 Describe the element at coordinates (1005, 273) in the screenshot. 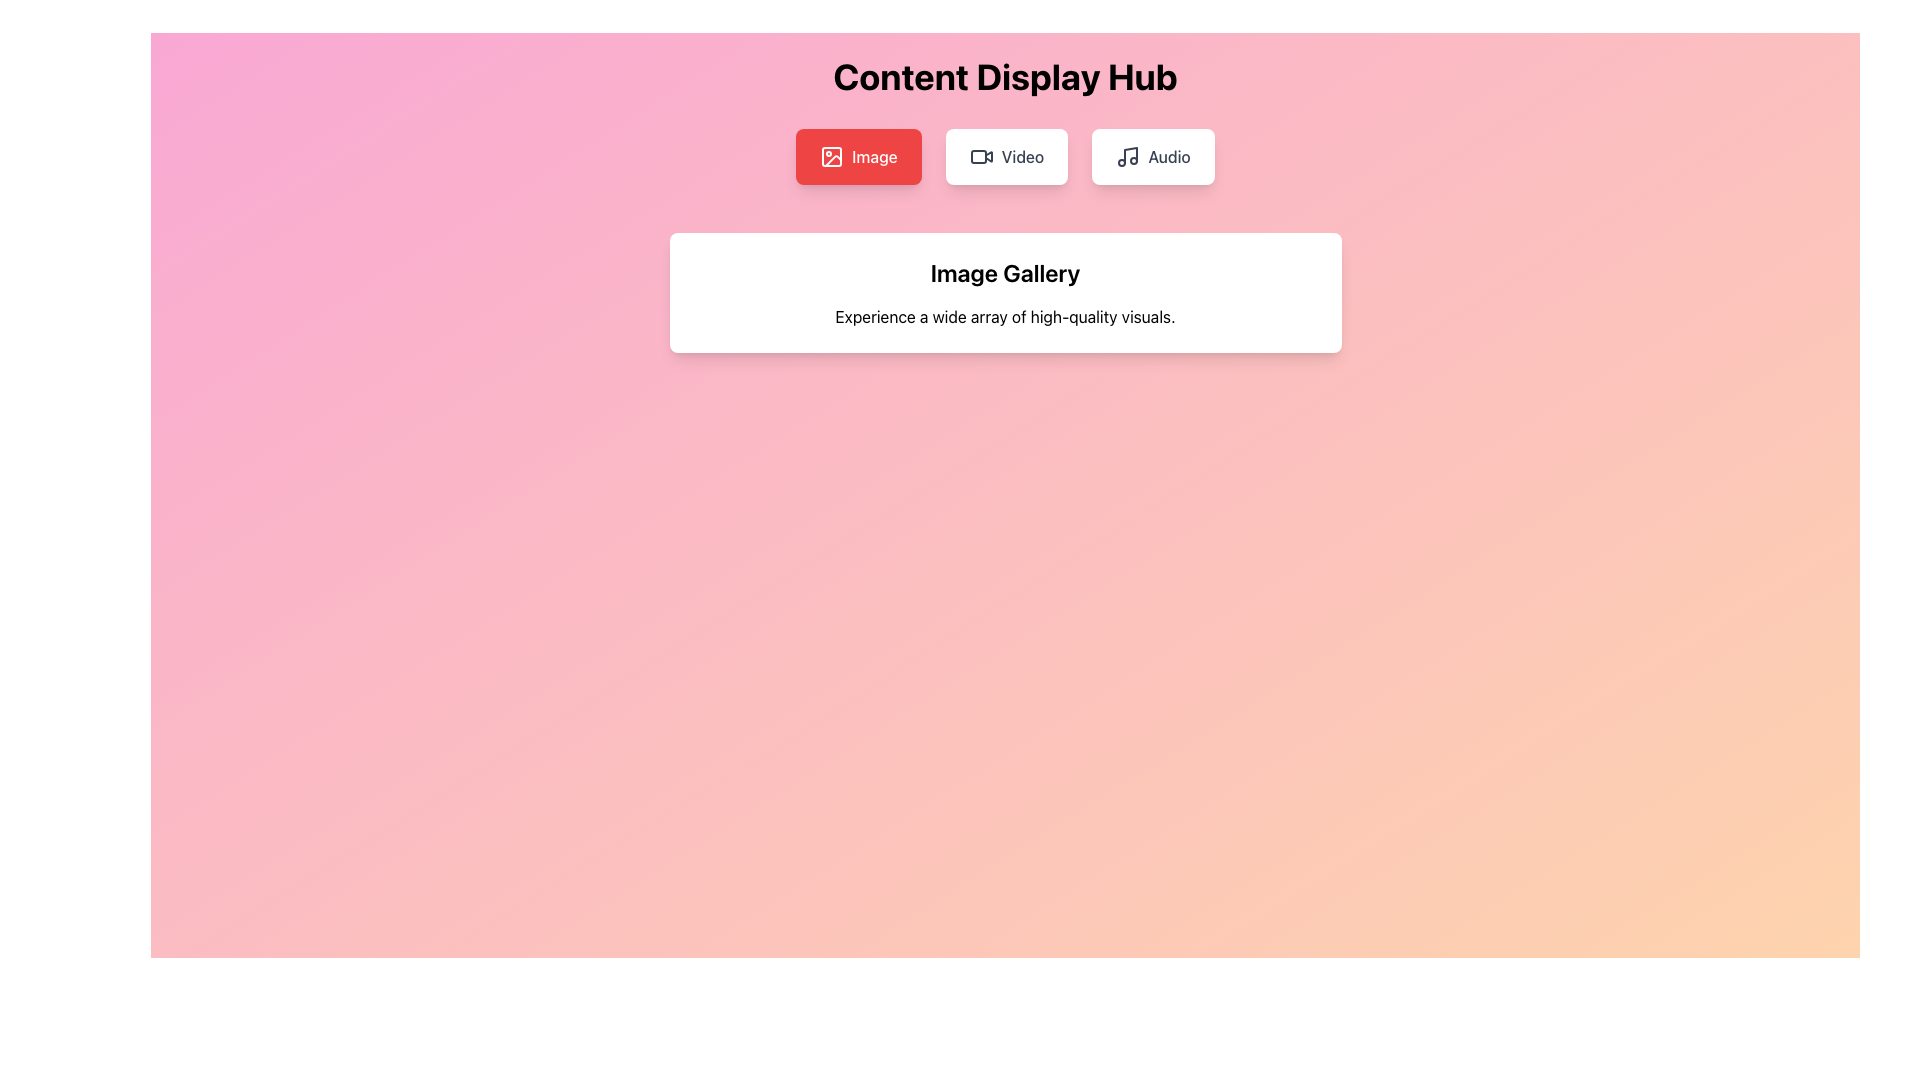

I see `the header text indicating the content focus of the image gallery, which is positioned at the top of a white card-like section` at that location.